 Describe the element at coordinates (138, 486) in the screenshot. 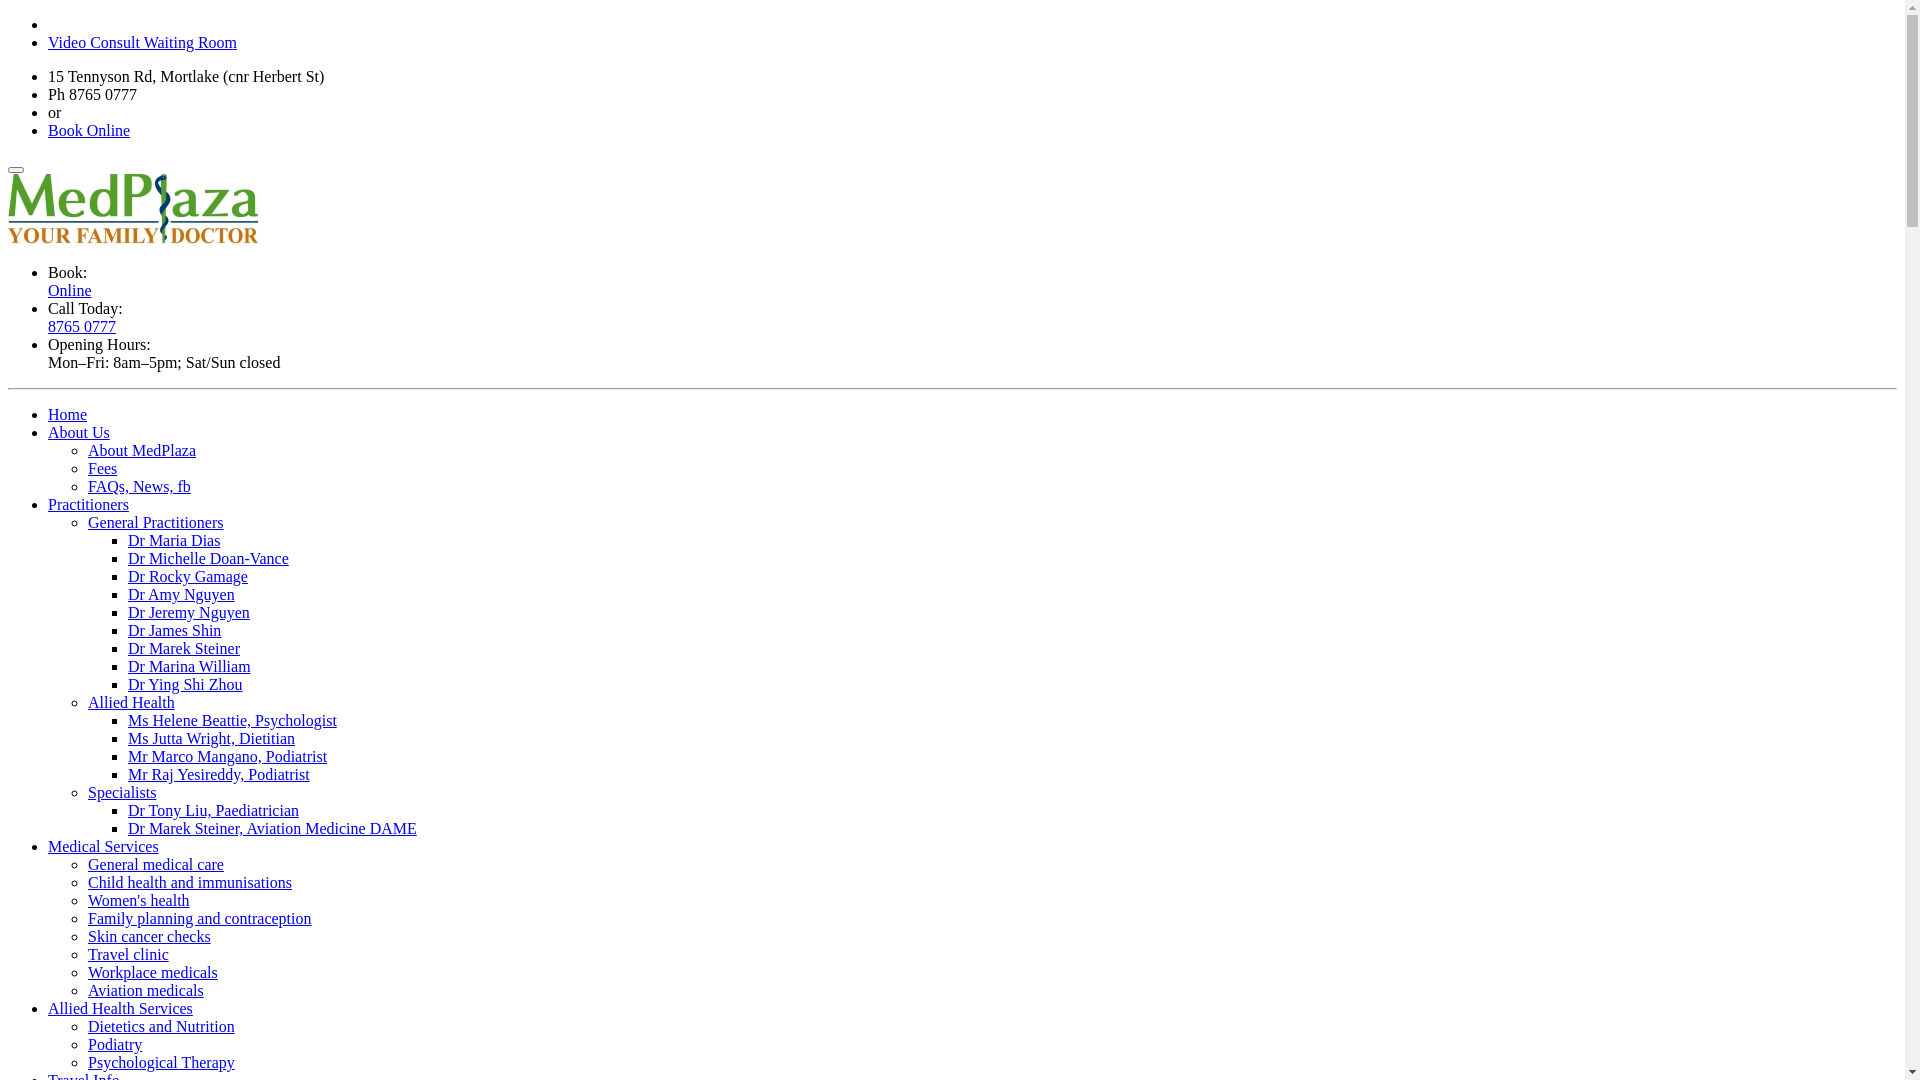

I see `'FAQs, News, fb'` at that location.